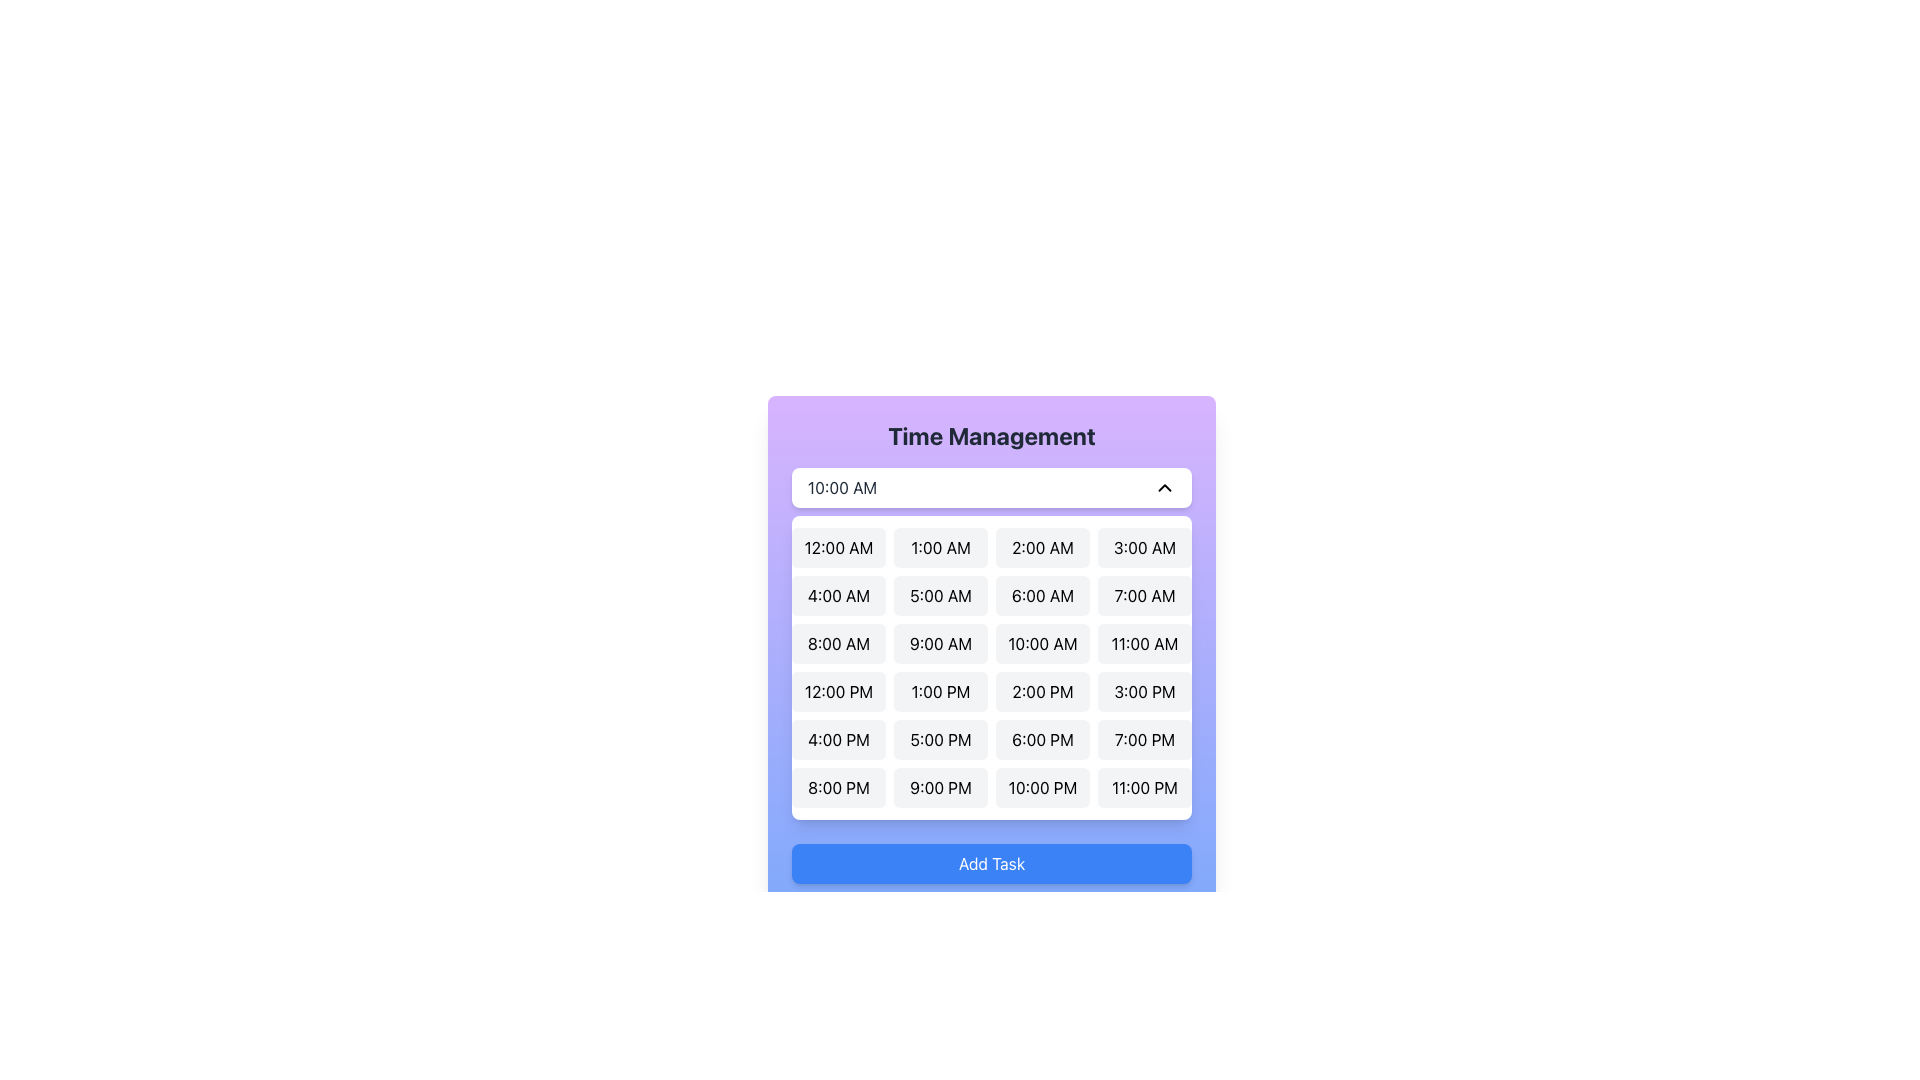  What do you see at coordinates (992, 863) in the screenshot?
I see `the 'Add Task' button, which is a rectangular button with a blue background and white text, located at the bottom of the time management interface` at bounding box center [992, 863].